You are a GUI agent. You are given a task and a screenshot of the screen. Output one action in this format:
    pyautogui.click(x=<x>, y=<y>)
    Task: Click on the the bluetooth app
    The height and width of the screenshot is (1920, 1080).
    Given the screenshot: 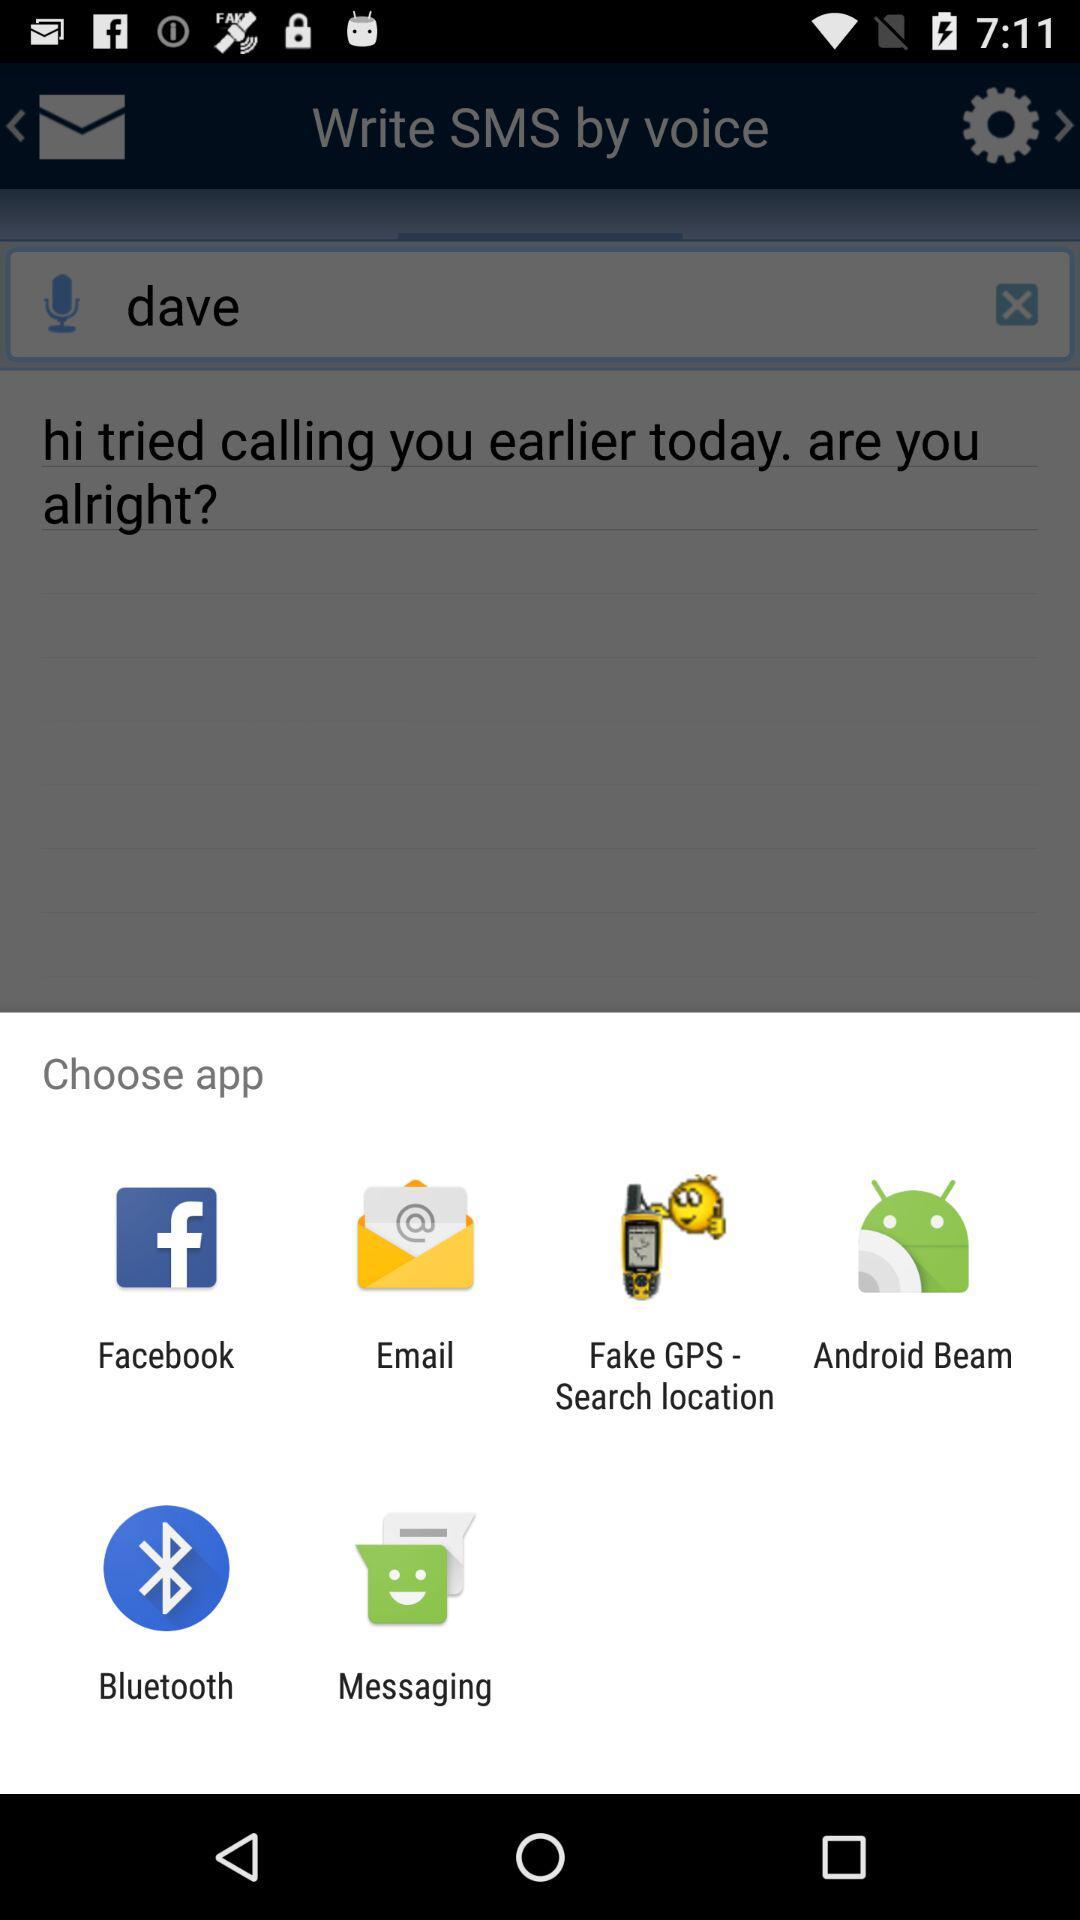 What is the action you would take?
    pyautogui.click(x=165, y=1705)
    